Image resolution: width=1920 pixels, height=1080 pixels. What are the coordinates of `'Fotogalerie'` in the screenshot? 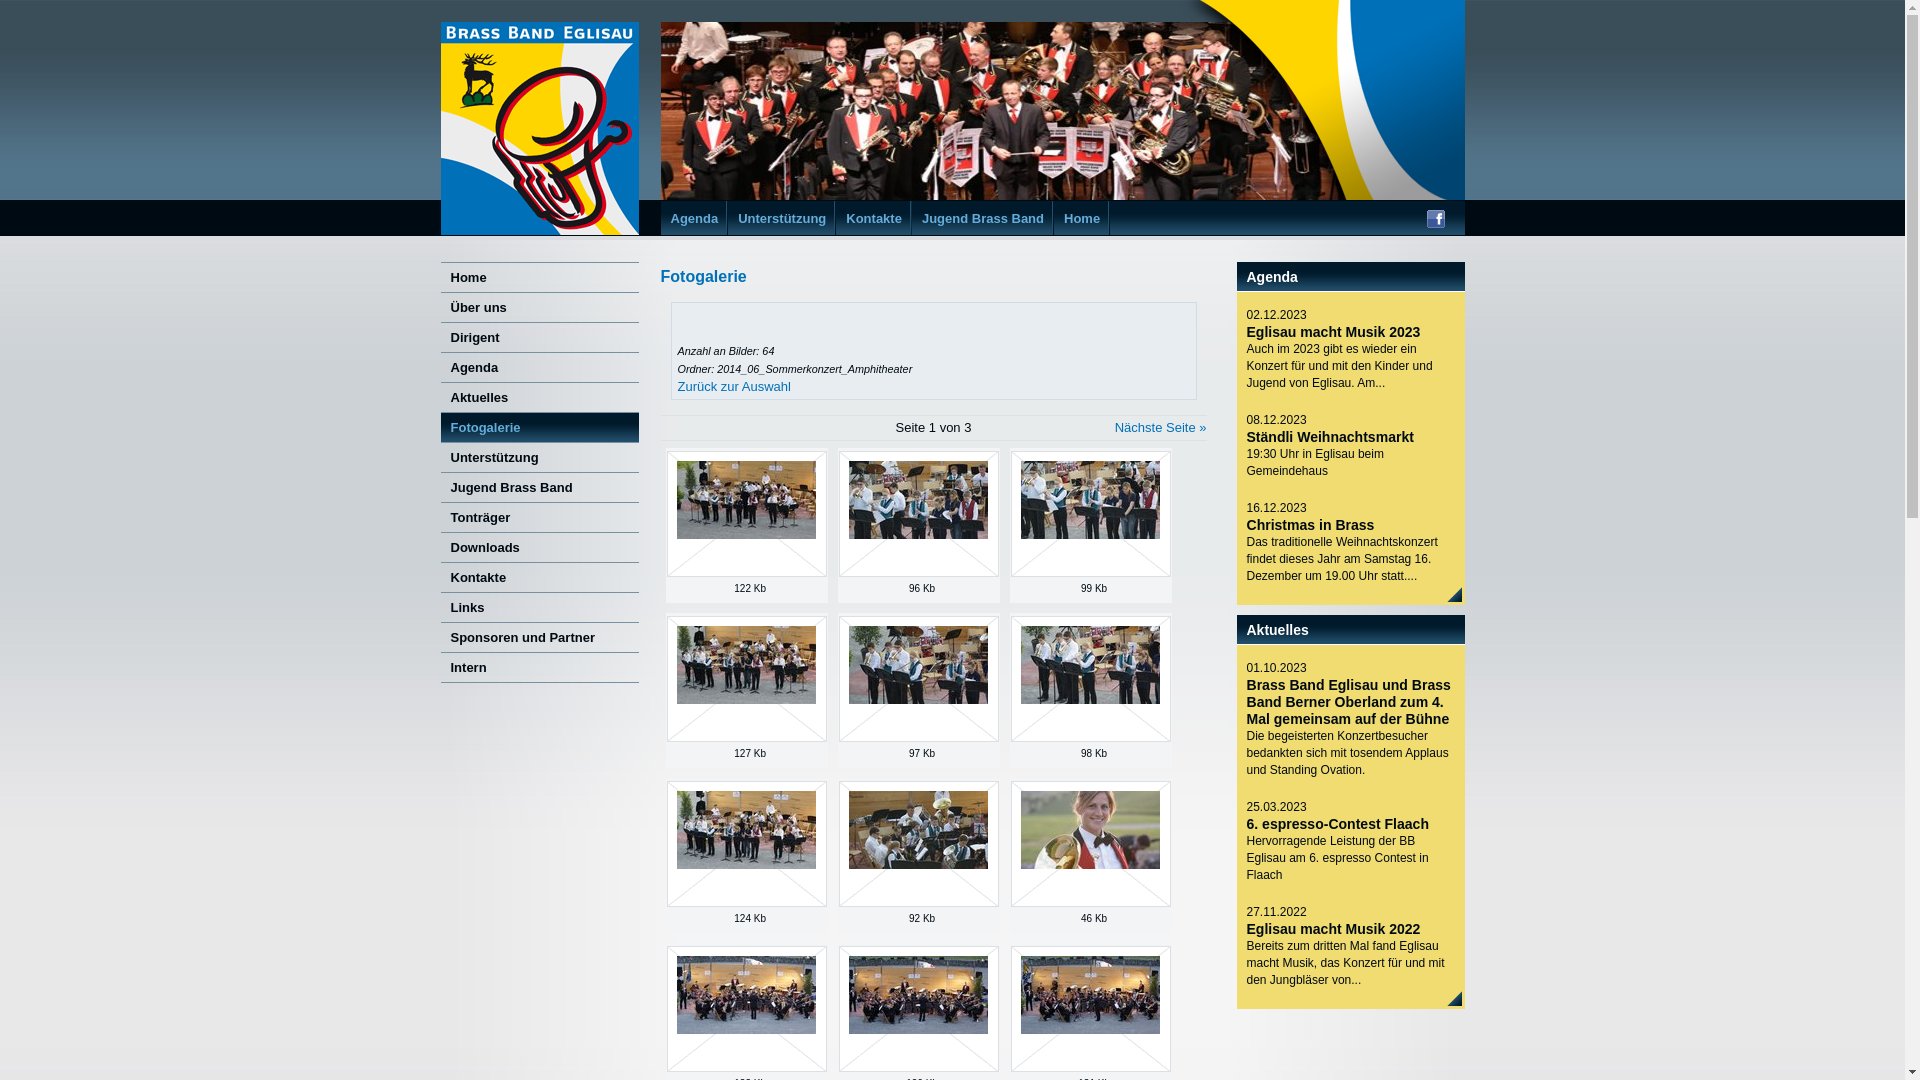 It's located at (538, 426).